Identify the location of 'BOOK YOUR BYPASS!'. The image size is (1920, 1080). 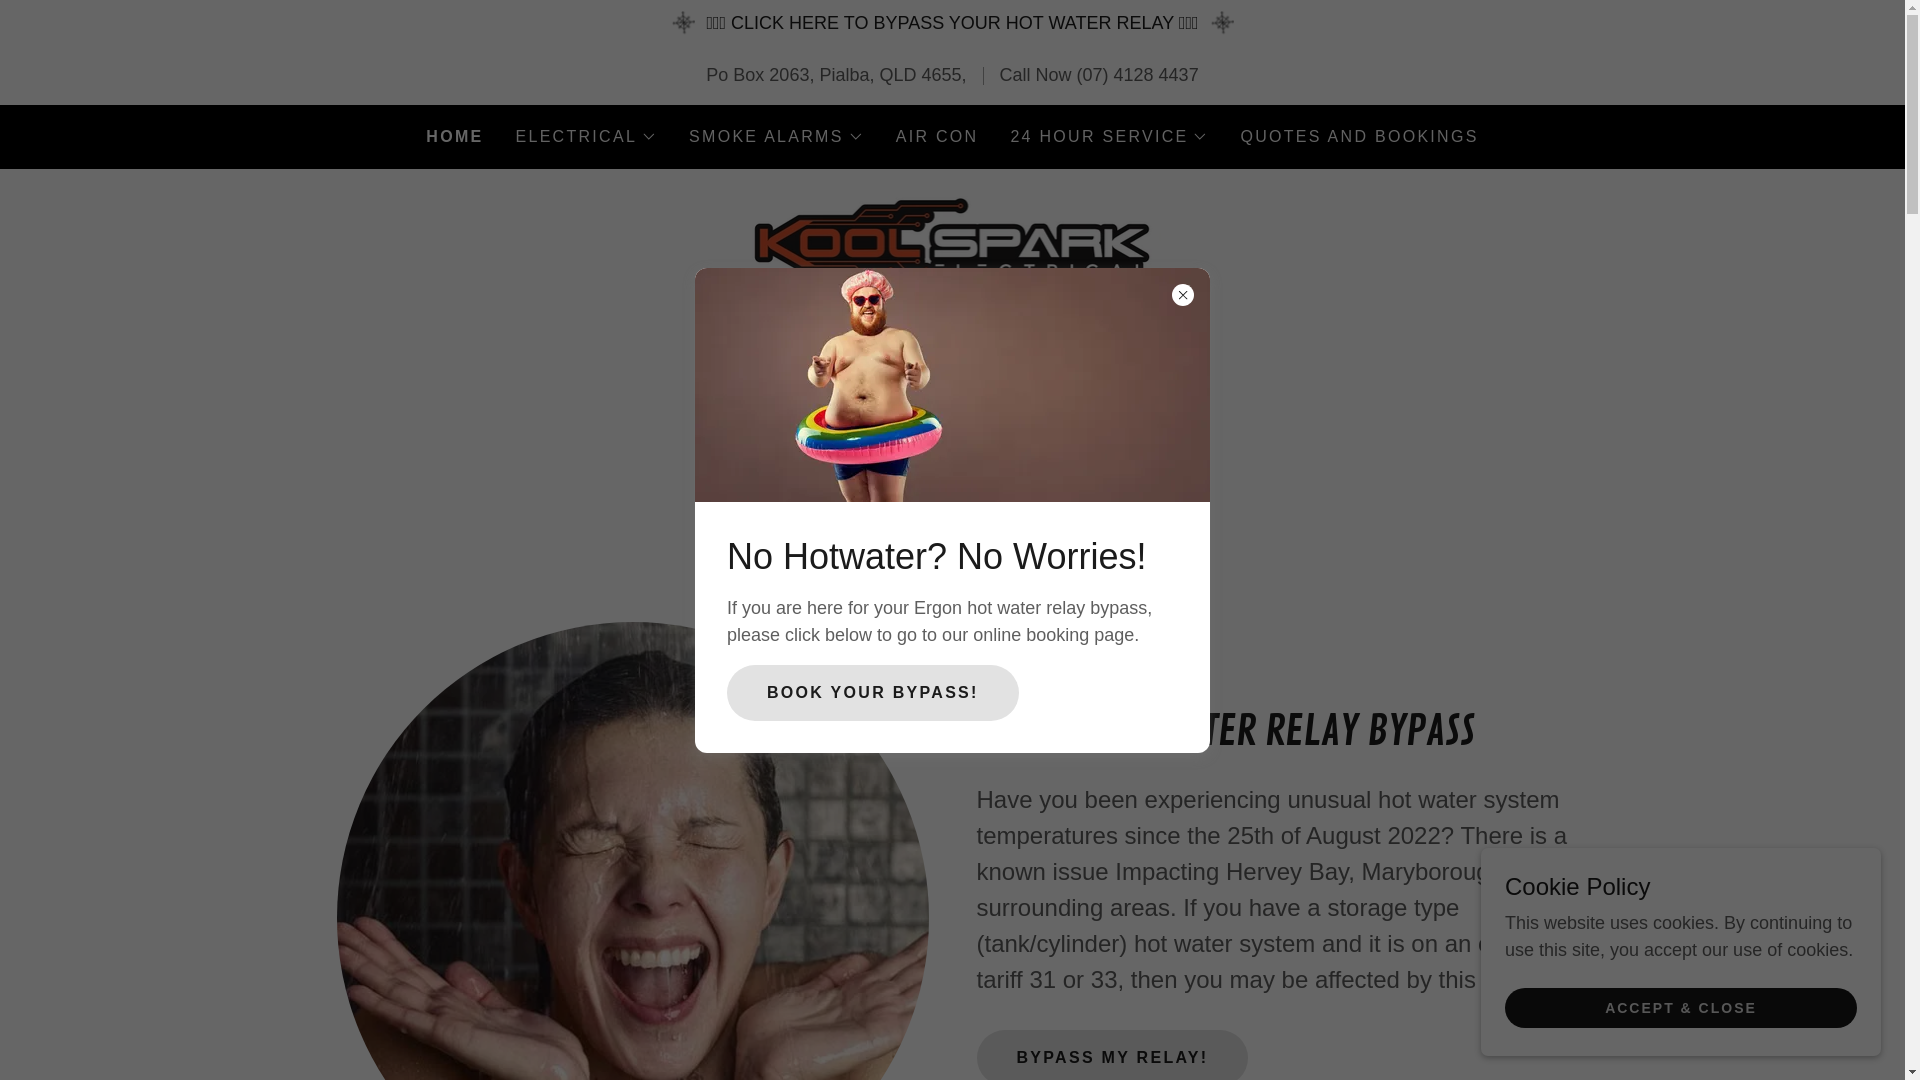
(873, 690).